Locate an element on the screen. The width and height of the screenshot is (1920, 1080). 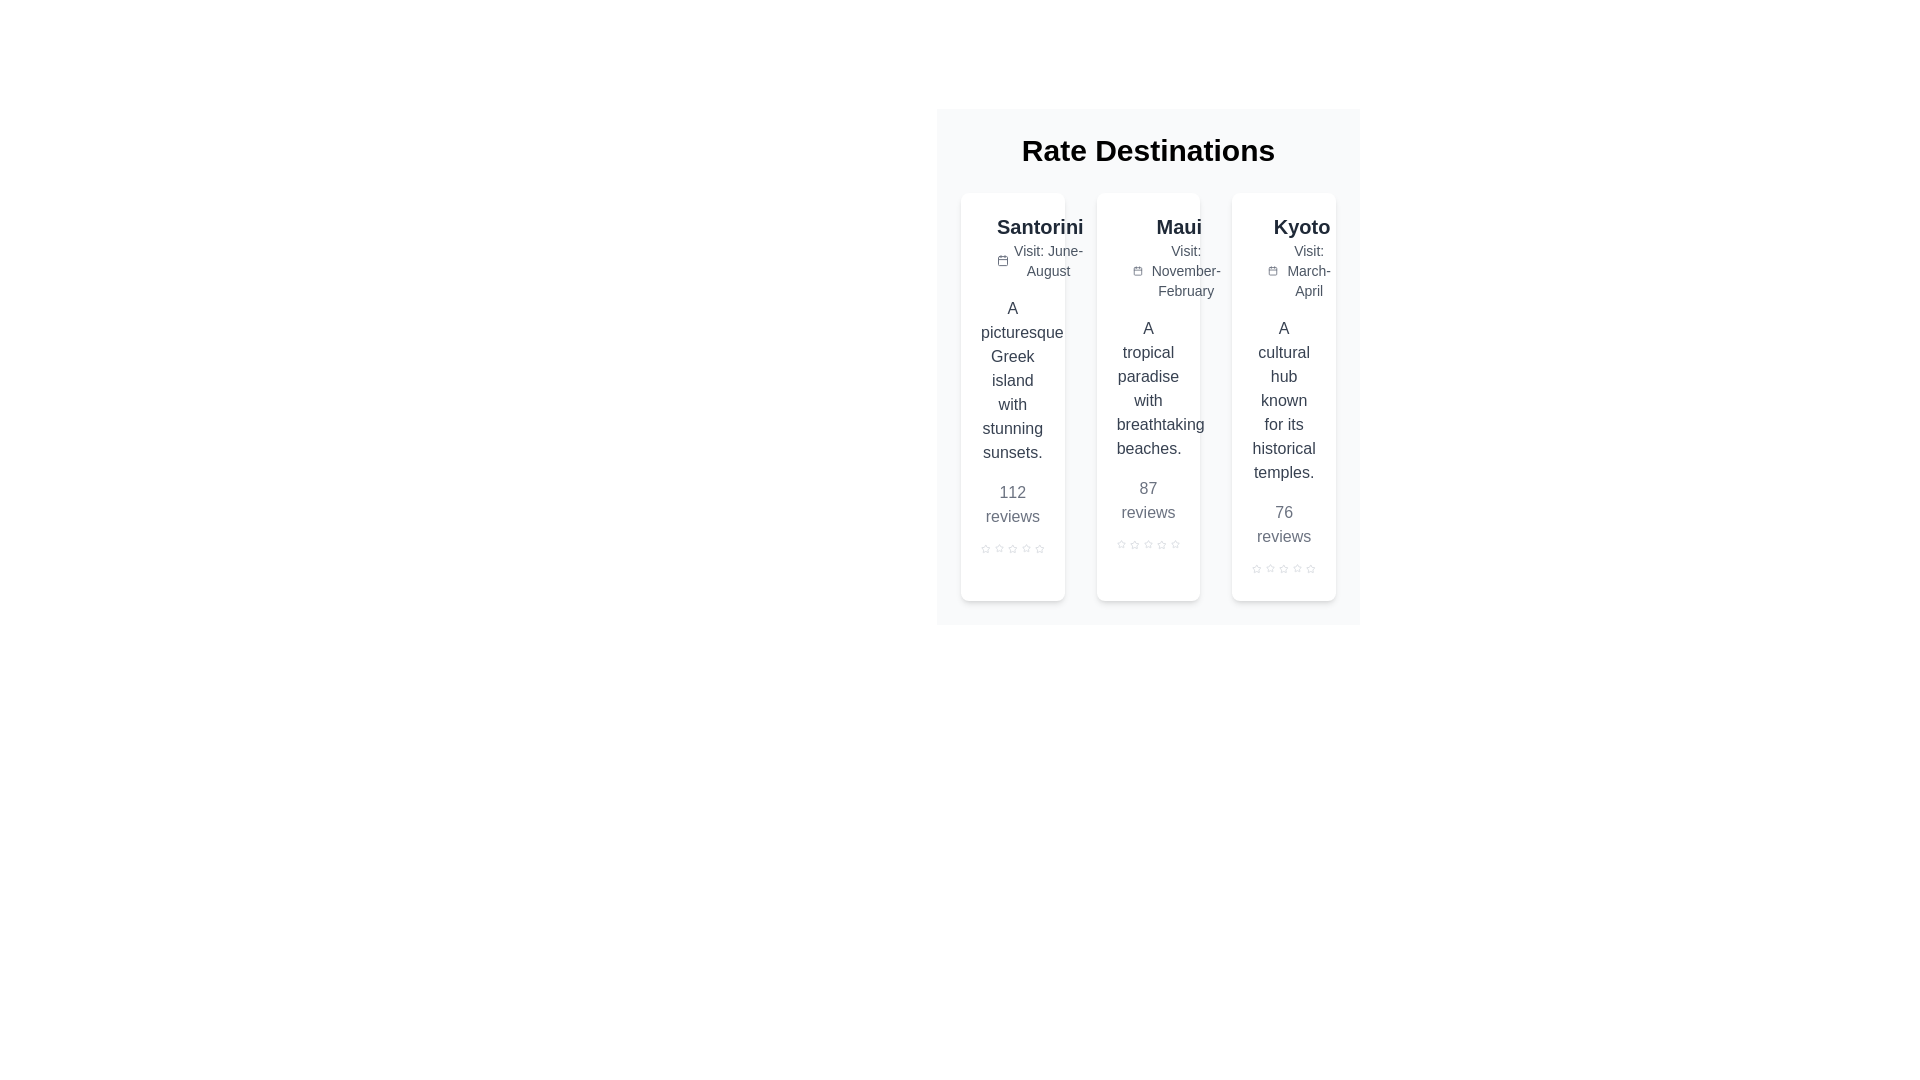
the Text Label that serves as a title or heading for the destination in the second column, located at the top above the text 'Visit: November-February' is located at coordinates (1179, 226).